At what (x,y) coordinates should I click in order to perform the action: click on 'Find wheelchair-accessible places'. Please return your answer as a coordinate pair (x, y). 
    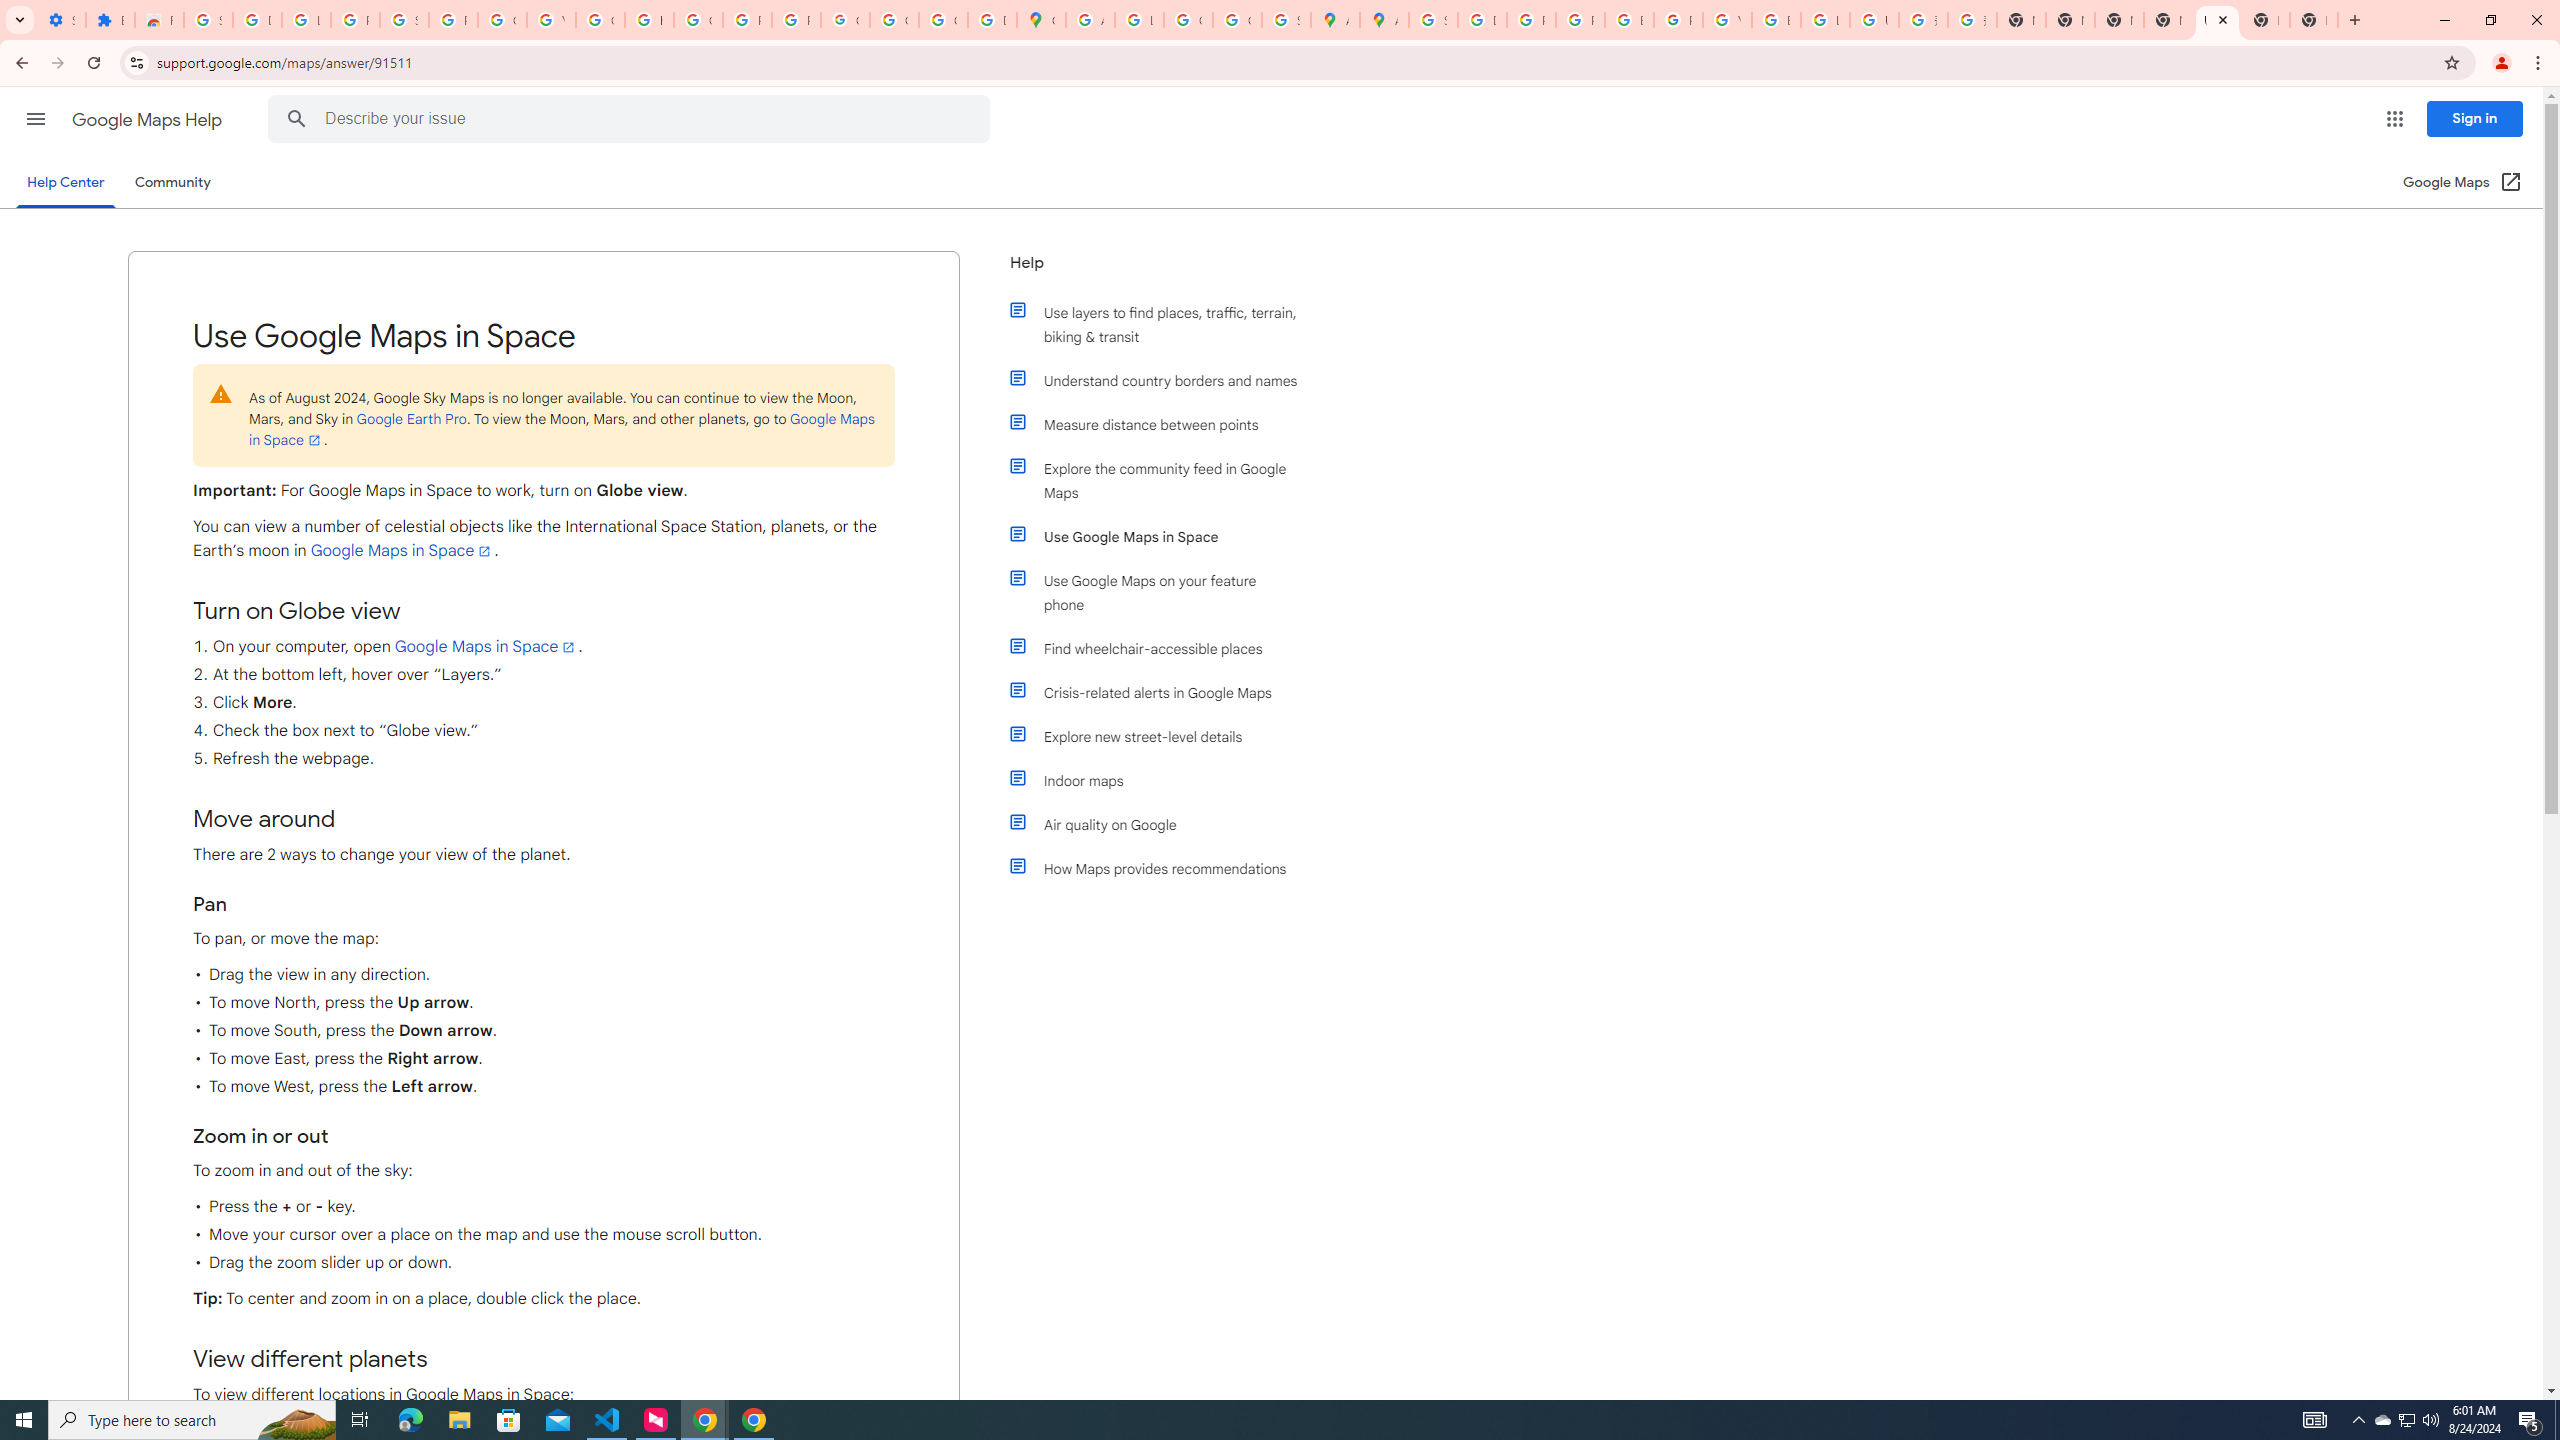
    Looking at the image, I should click on (1162, 647).